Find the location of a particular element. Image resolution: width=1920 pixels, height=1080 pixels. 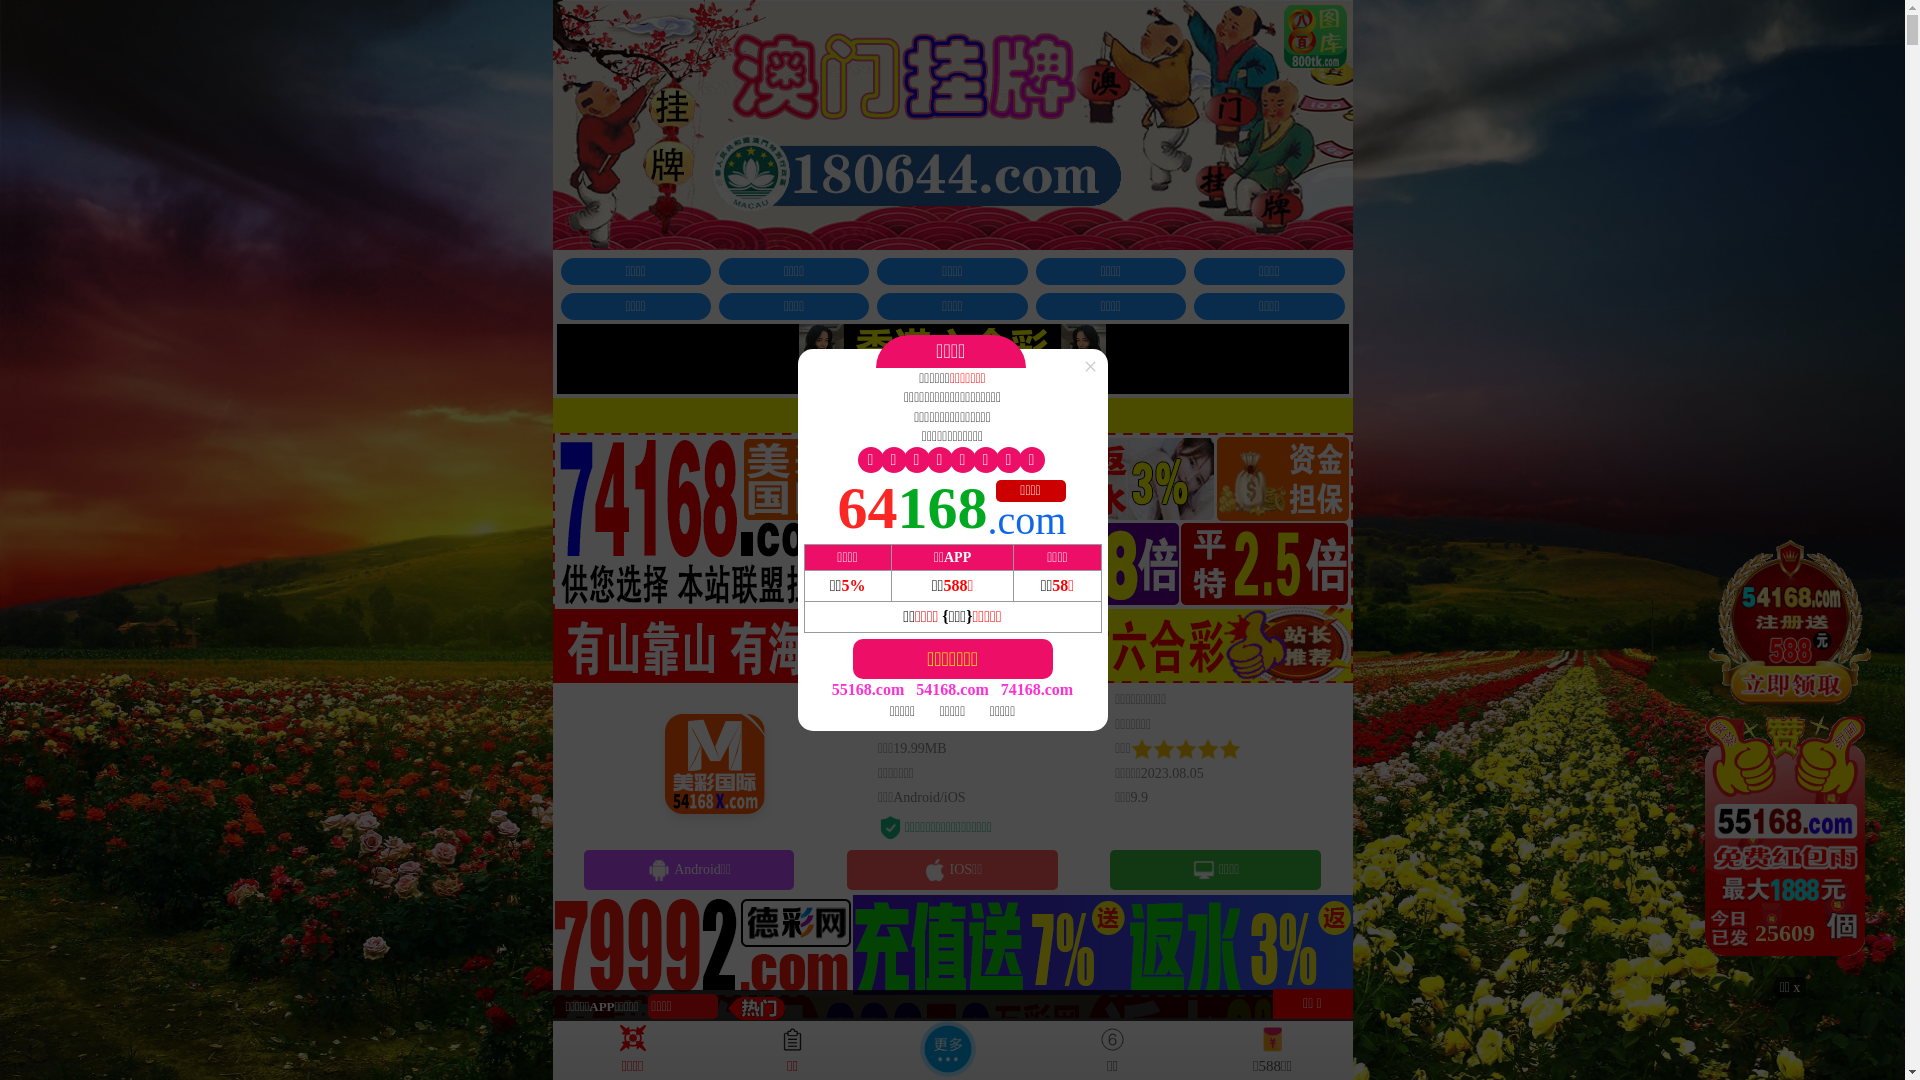

'24929' is located at coordinates (1790, 755).